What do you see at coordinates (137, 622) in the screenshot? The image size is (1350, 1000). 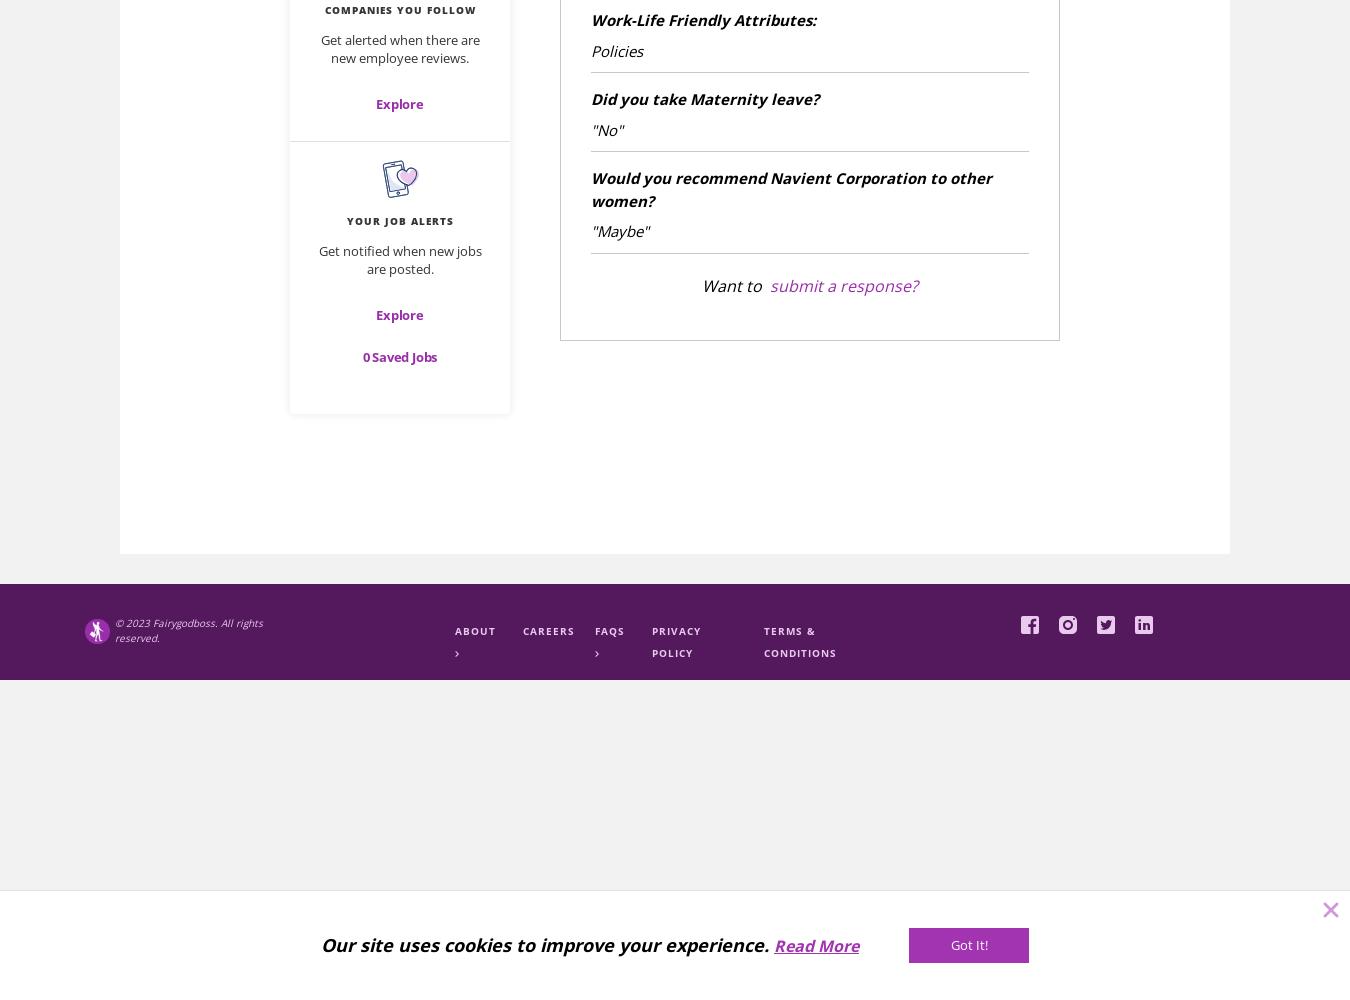 I see `'2023'` at bounding box center [137, 622].